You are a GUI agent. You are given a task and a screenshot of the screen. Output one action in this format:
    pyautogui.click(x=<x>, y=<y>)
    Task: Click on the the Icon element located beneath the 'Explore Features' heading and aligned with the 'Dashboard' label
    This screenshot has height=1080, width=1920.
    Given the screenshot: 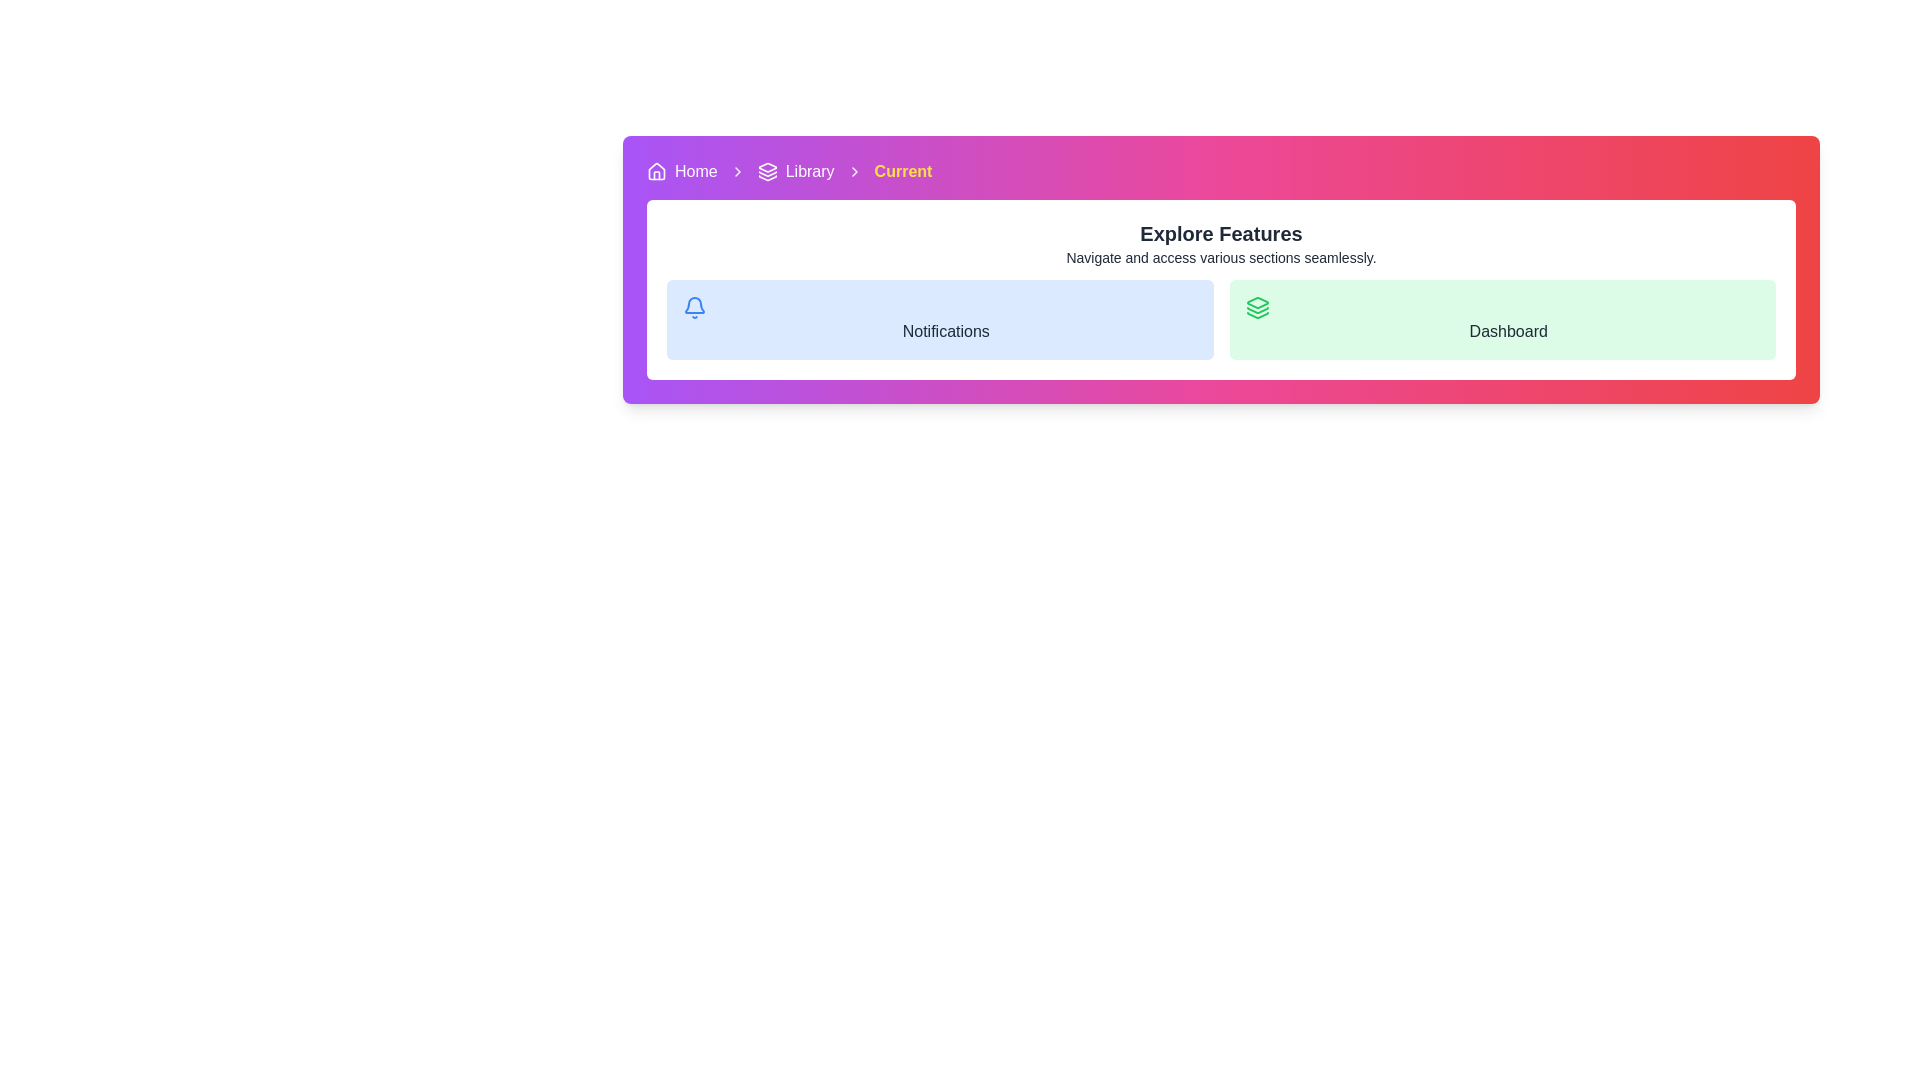 What is the action you would take?
    pyautogui.click(x=1256, y=303)
    